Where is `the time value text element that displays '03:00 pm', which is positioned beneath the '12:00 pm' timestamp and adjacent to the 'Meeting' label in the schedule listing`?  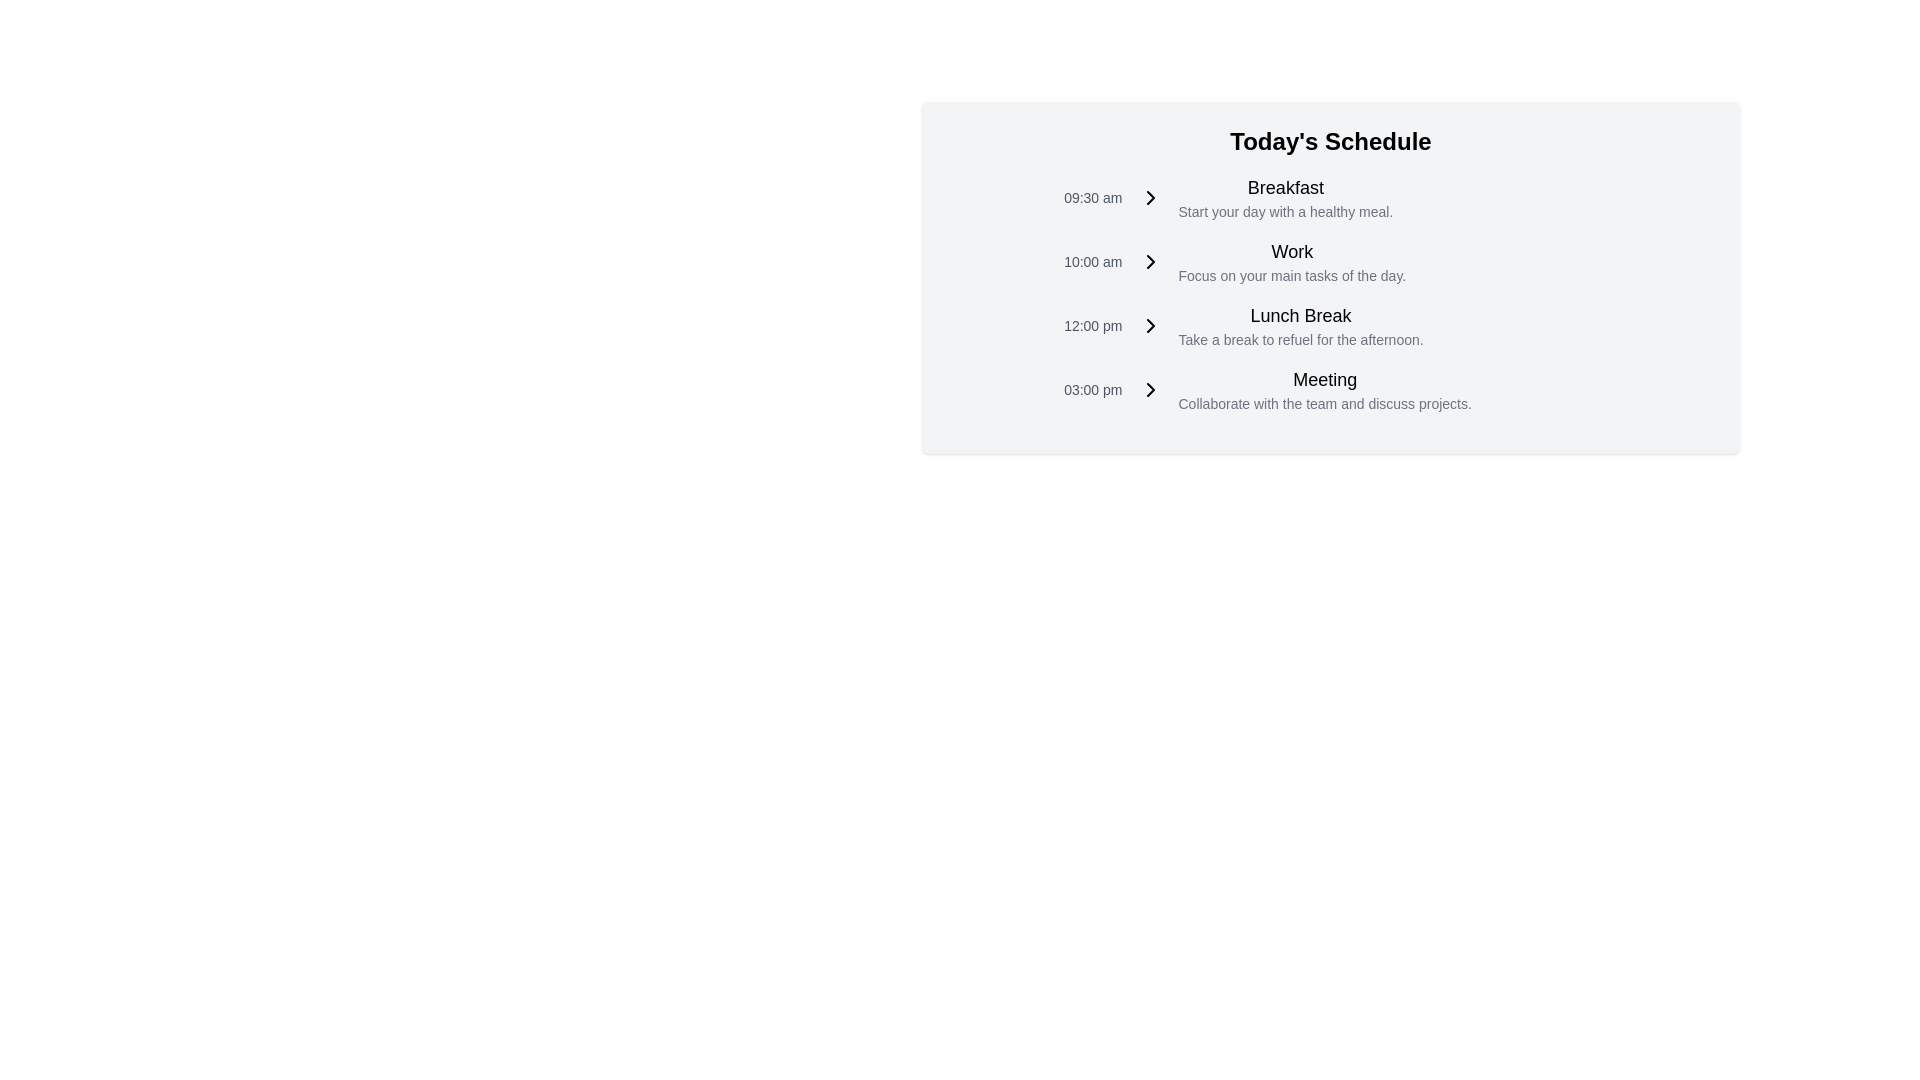
the time value text element that displays '03:00 pm', which is positioned beneath the '12:00 pm' timestamp and adjacent to the 'Meeting' label in the schedule listing is located at coordinates (1092, 389).